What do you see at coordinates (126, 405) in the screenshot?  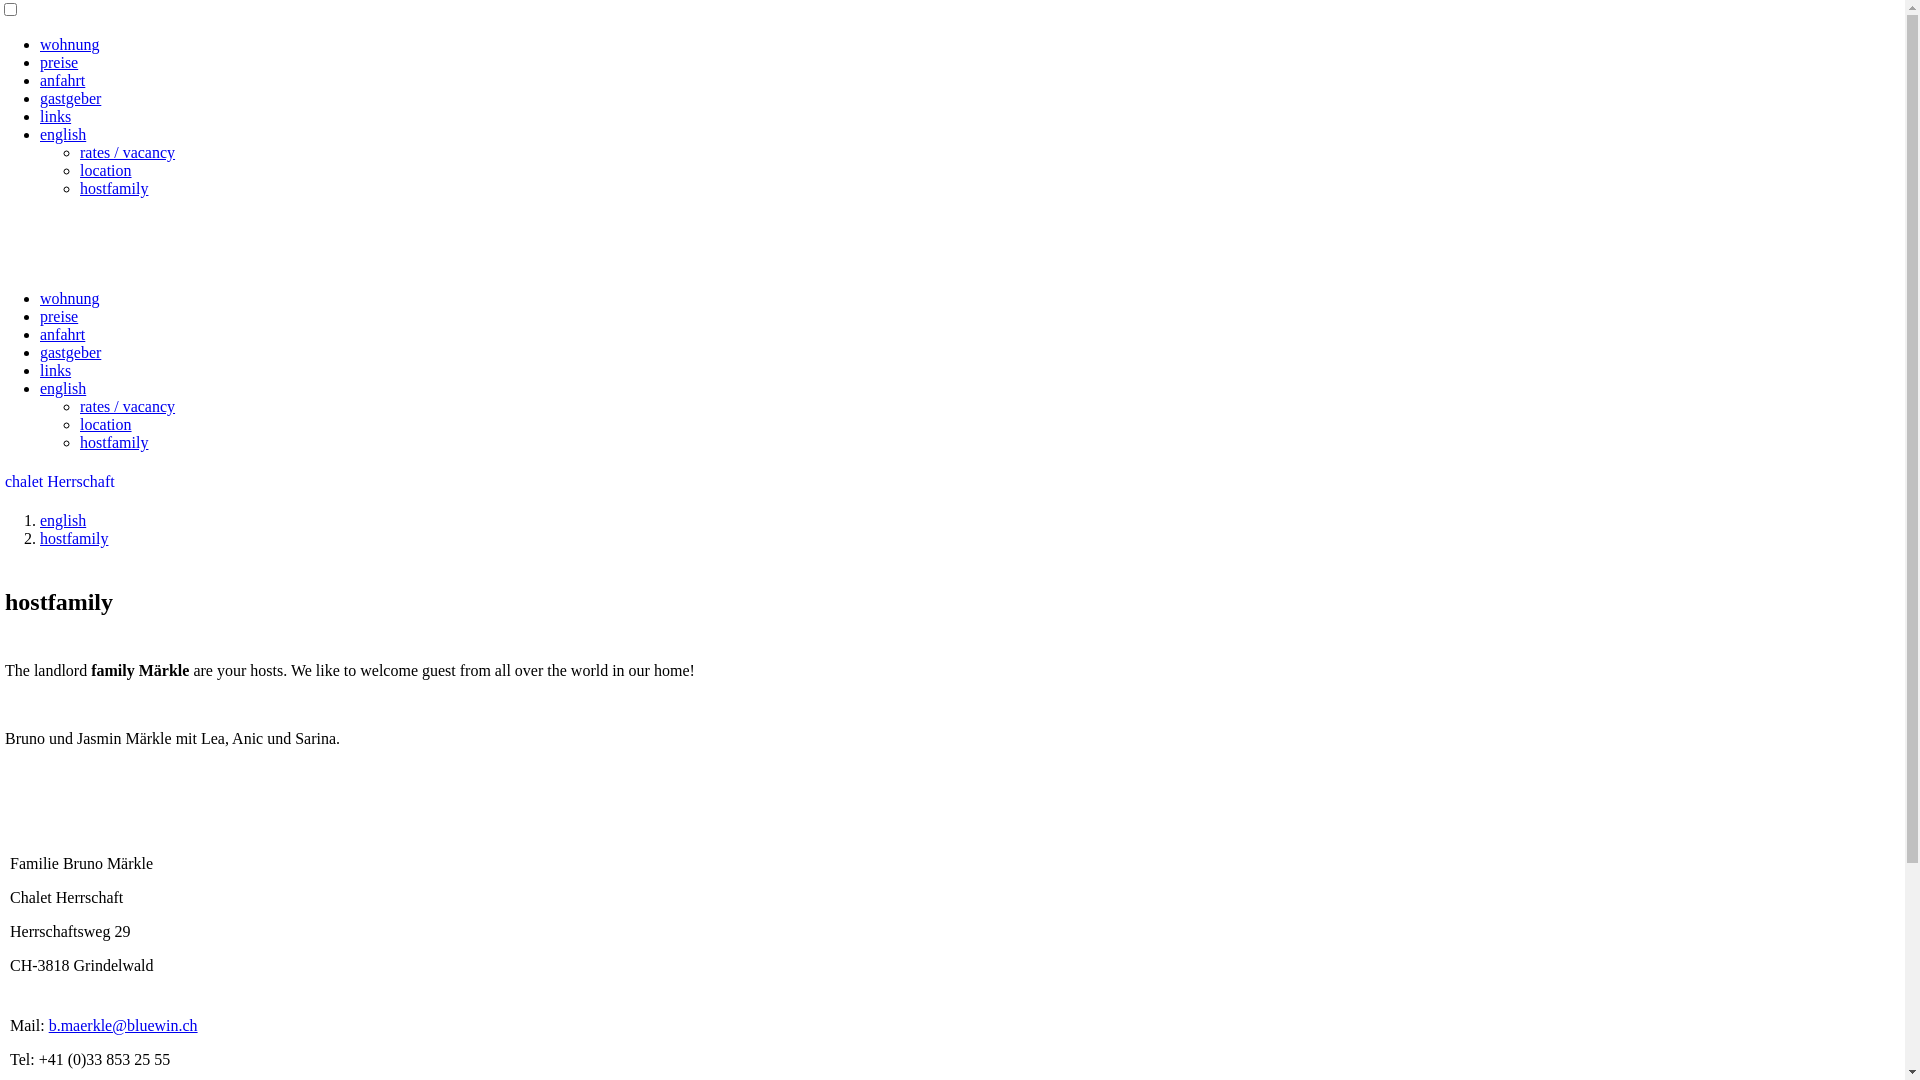 I see `'rates / vacancy'` at bounding box center [126, 405].